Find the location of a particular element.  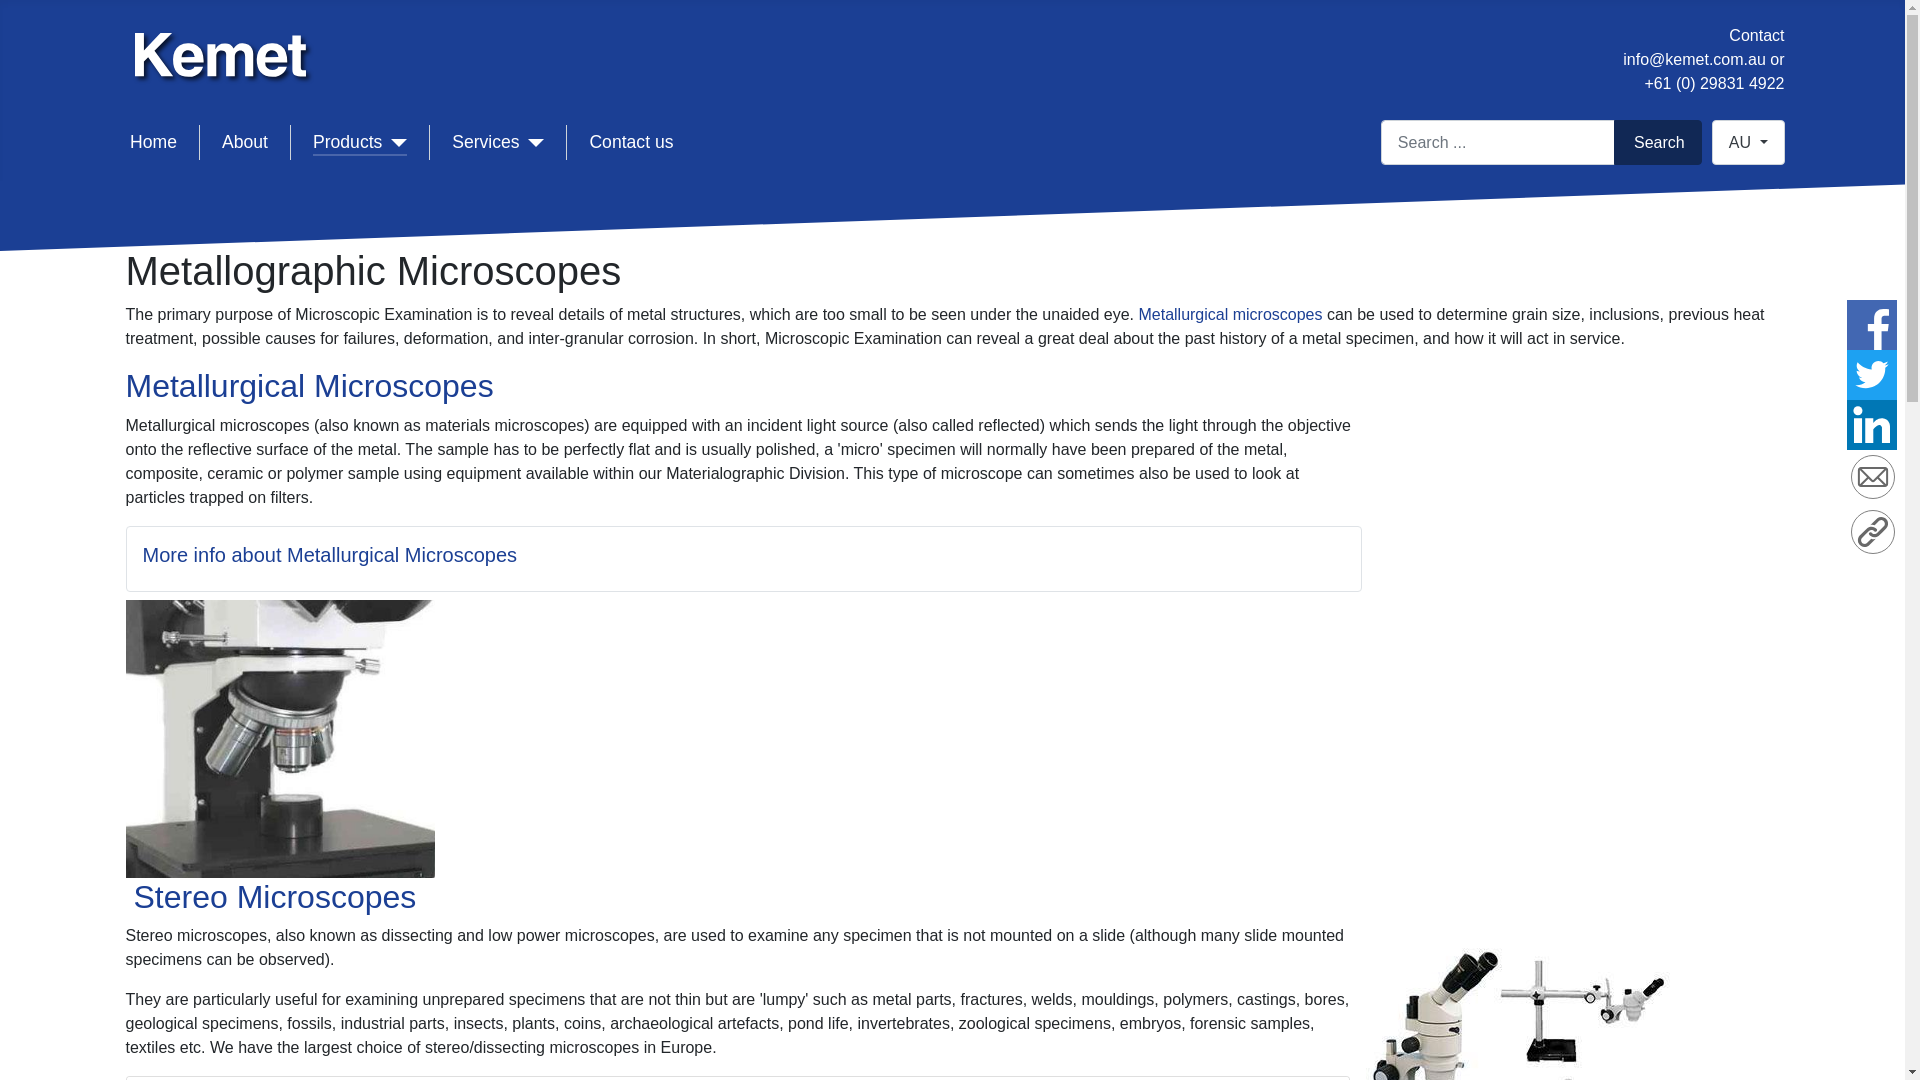

'Metallurgical microscopes' is located at coordinates (1228, 314).